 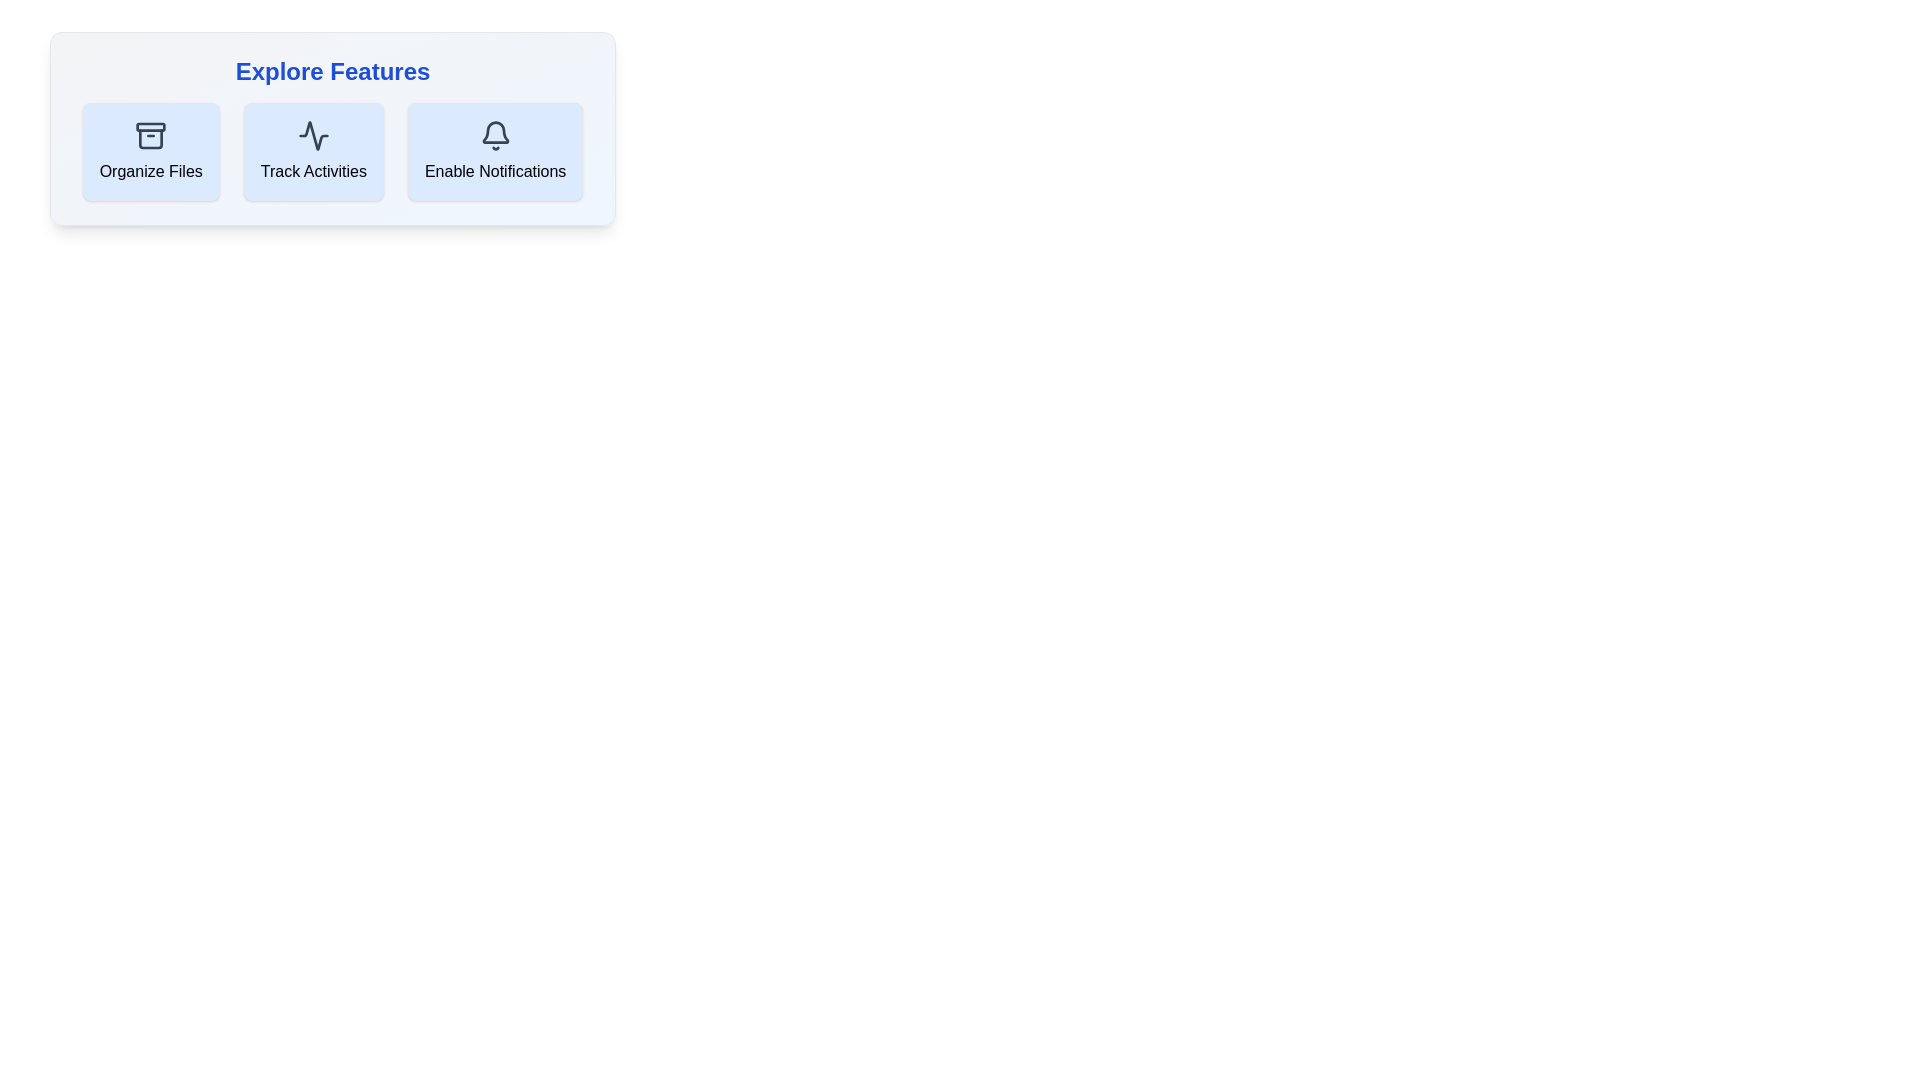 What do you see at coordinates (495, 171) in the screenshot?
I see `the descriptive Text label located below the bell icon, which is part of the third group in a horizontally aligned list of features` at bounding box center [495, 171].